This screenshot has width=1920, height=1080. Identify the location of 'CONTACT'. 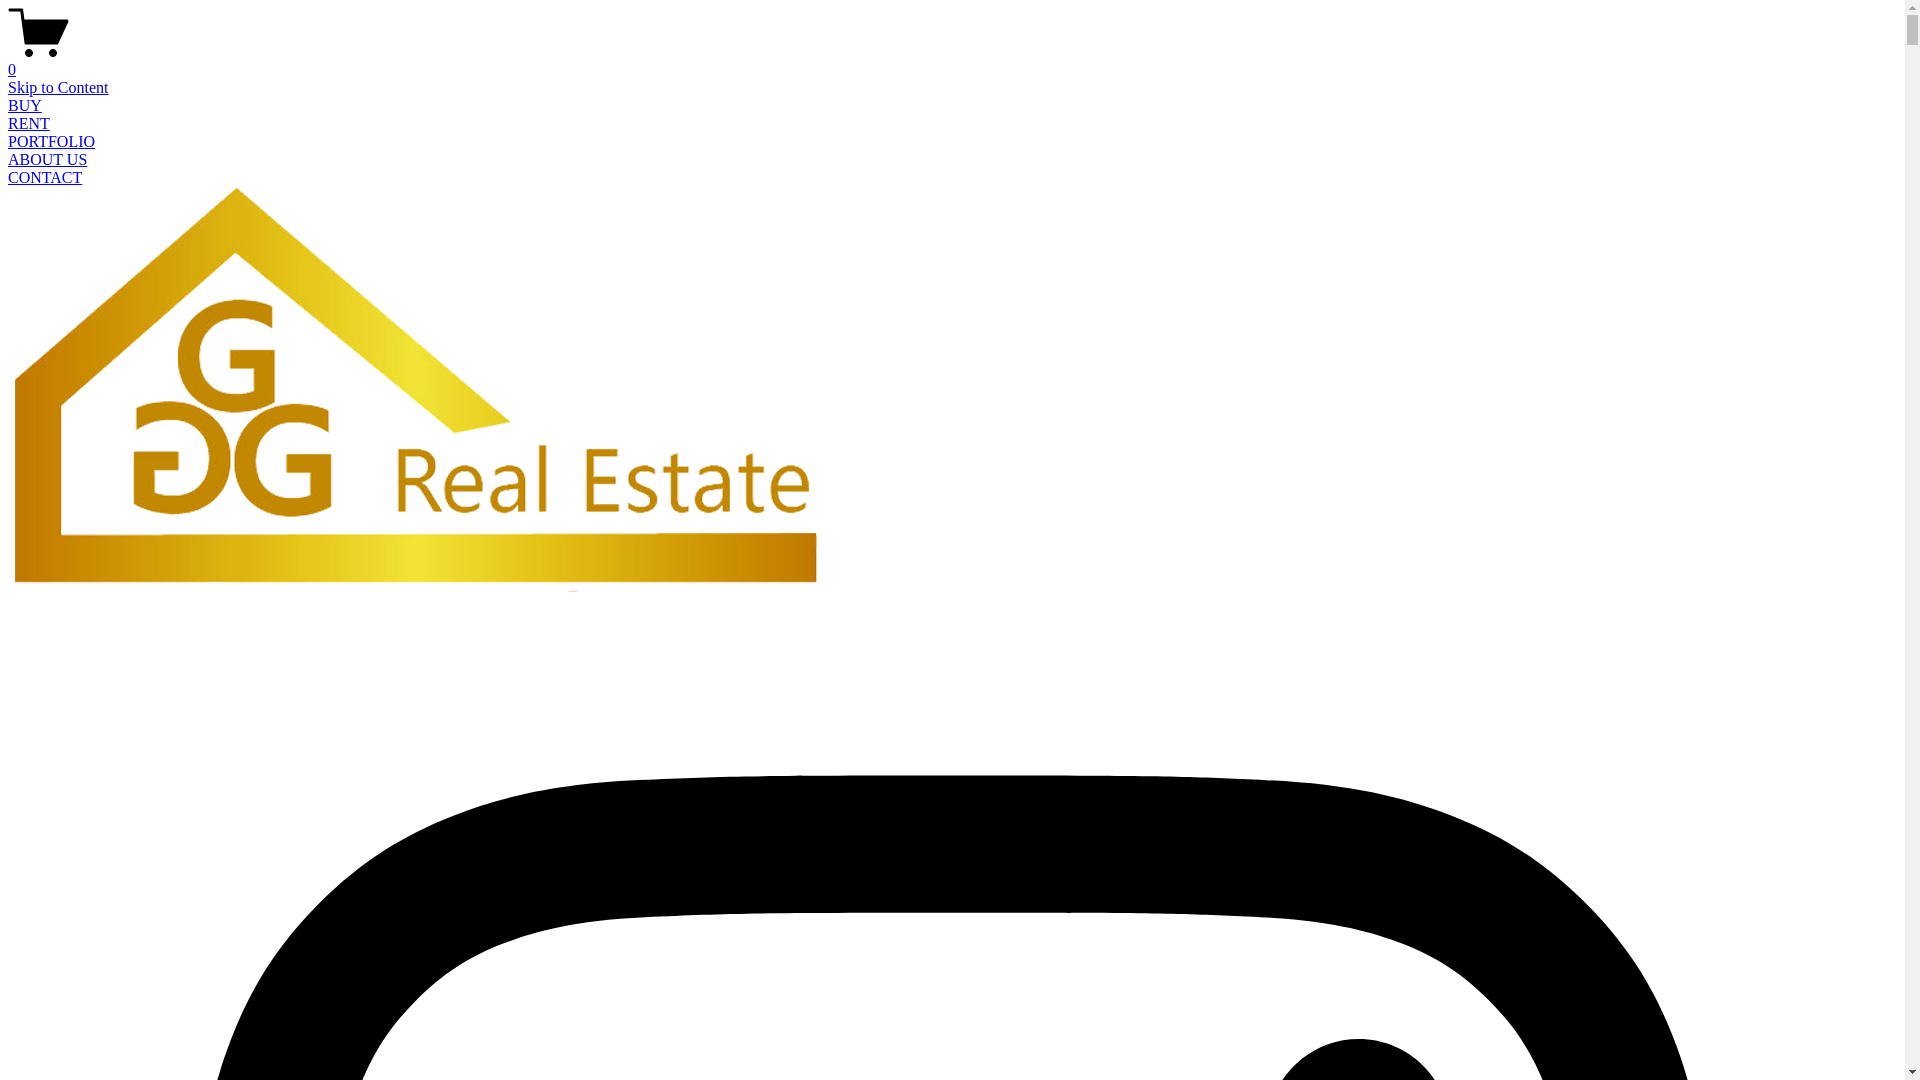
(8, 176).